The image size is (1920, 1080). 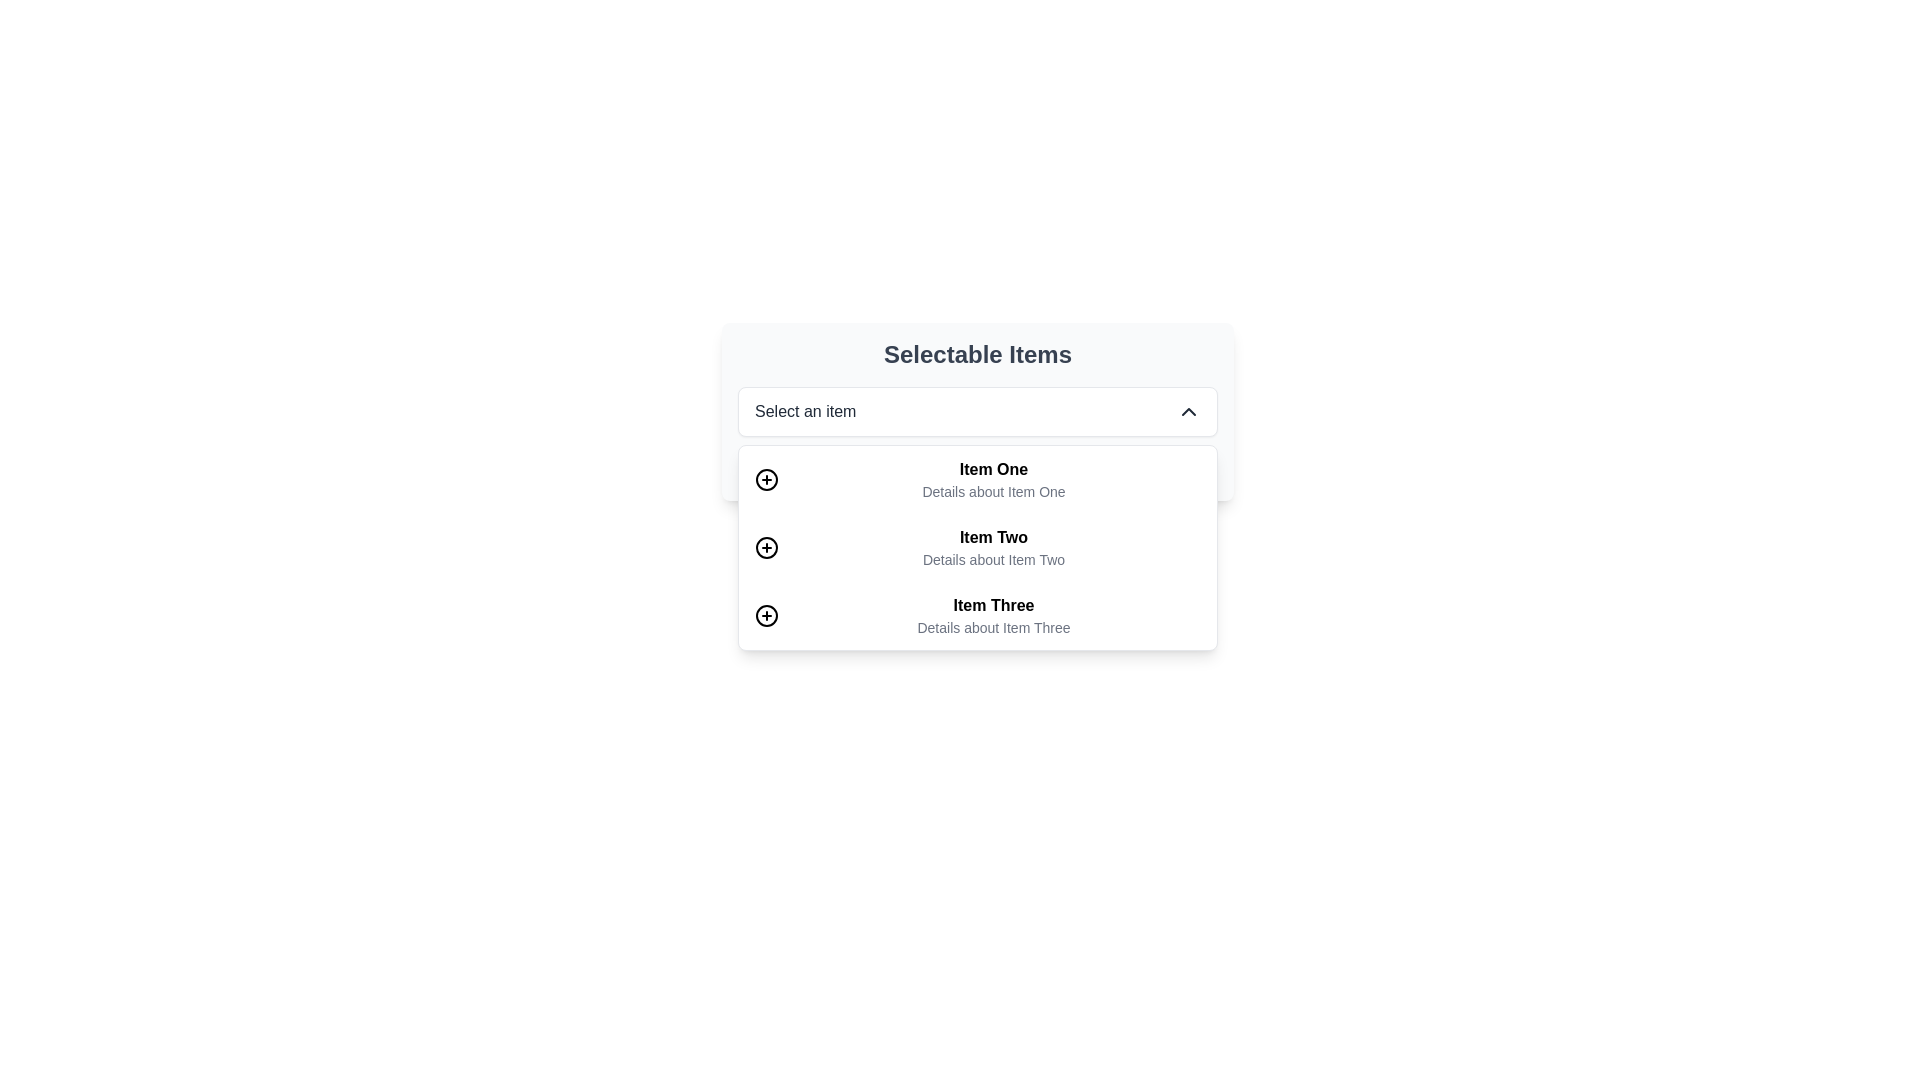 What do you see at coordinates (766, 615) in the screenshot?
I see `the interactive icon related to 'Item Three' located to the left of its label in the 'Selectable Items' dropdown` at bounding box center [766, 615].